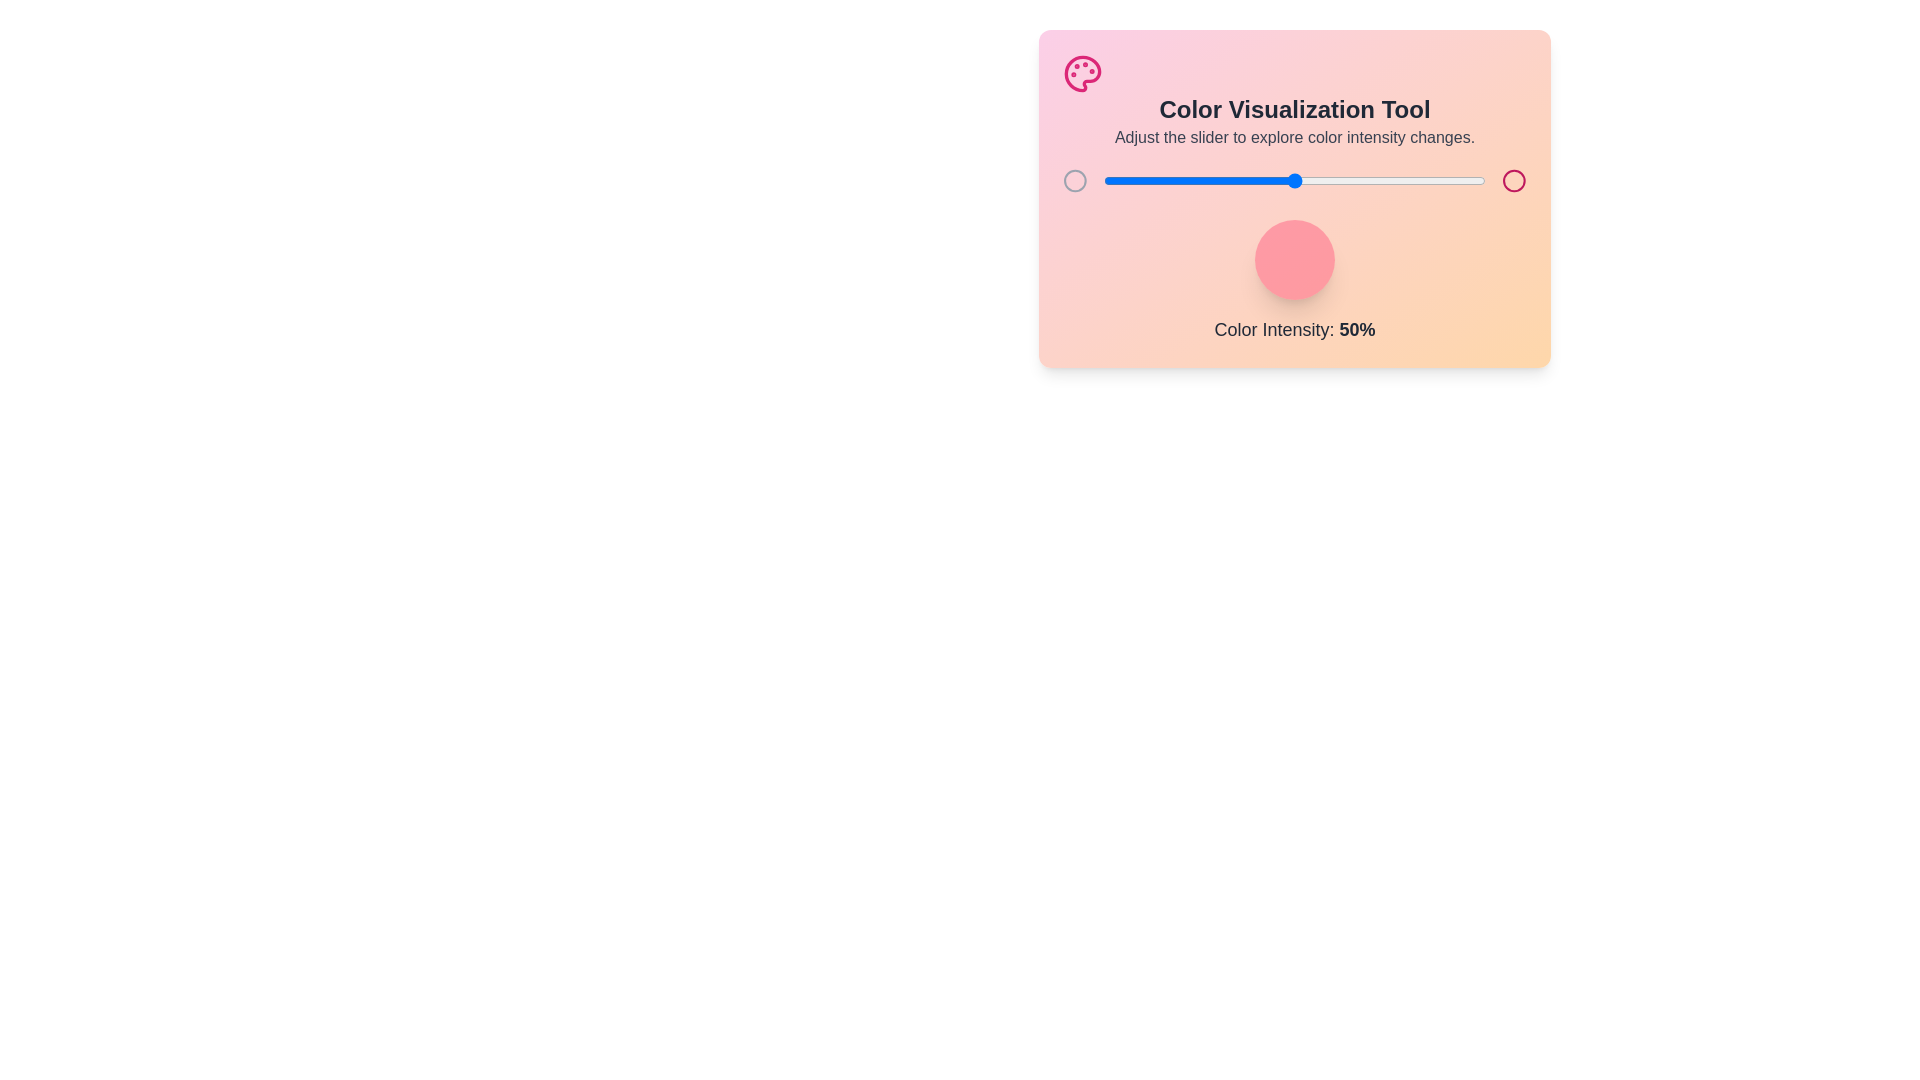 Image resolution: width=1920 pixels, height=1080 pixels. I want to click on the right circular icon beside the slider, so click(1514, 181).